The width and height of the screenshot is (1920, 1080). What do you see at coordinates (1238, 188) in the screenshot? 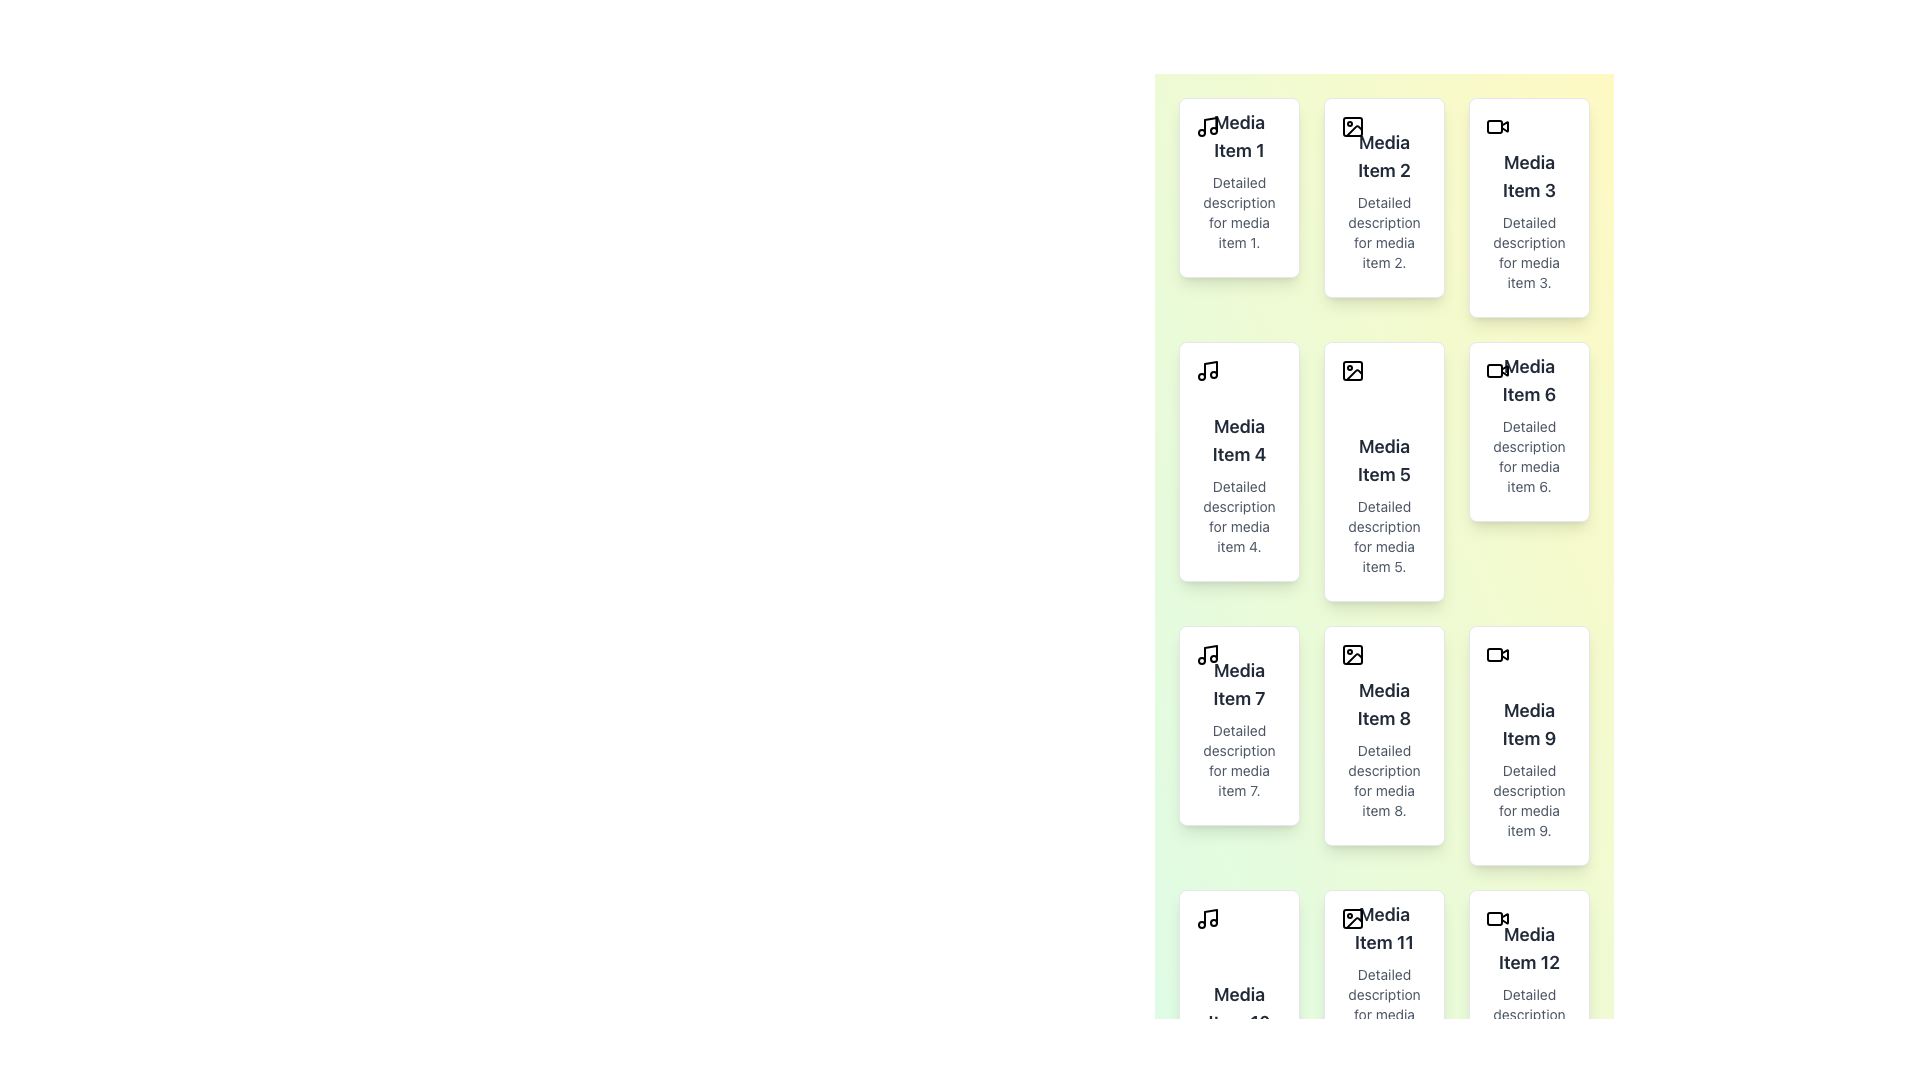
I see `the first Clickable media card in the media library` at bounding box center [1238, 188].